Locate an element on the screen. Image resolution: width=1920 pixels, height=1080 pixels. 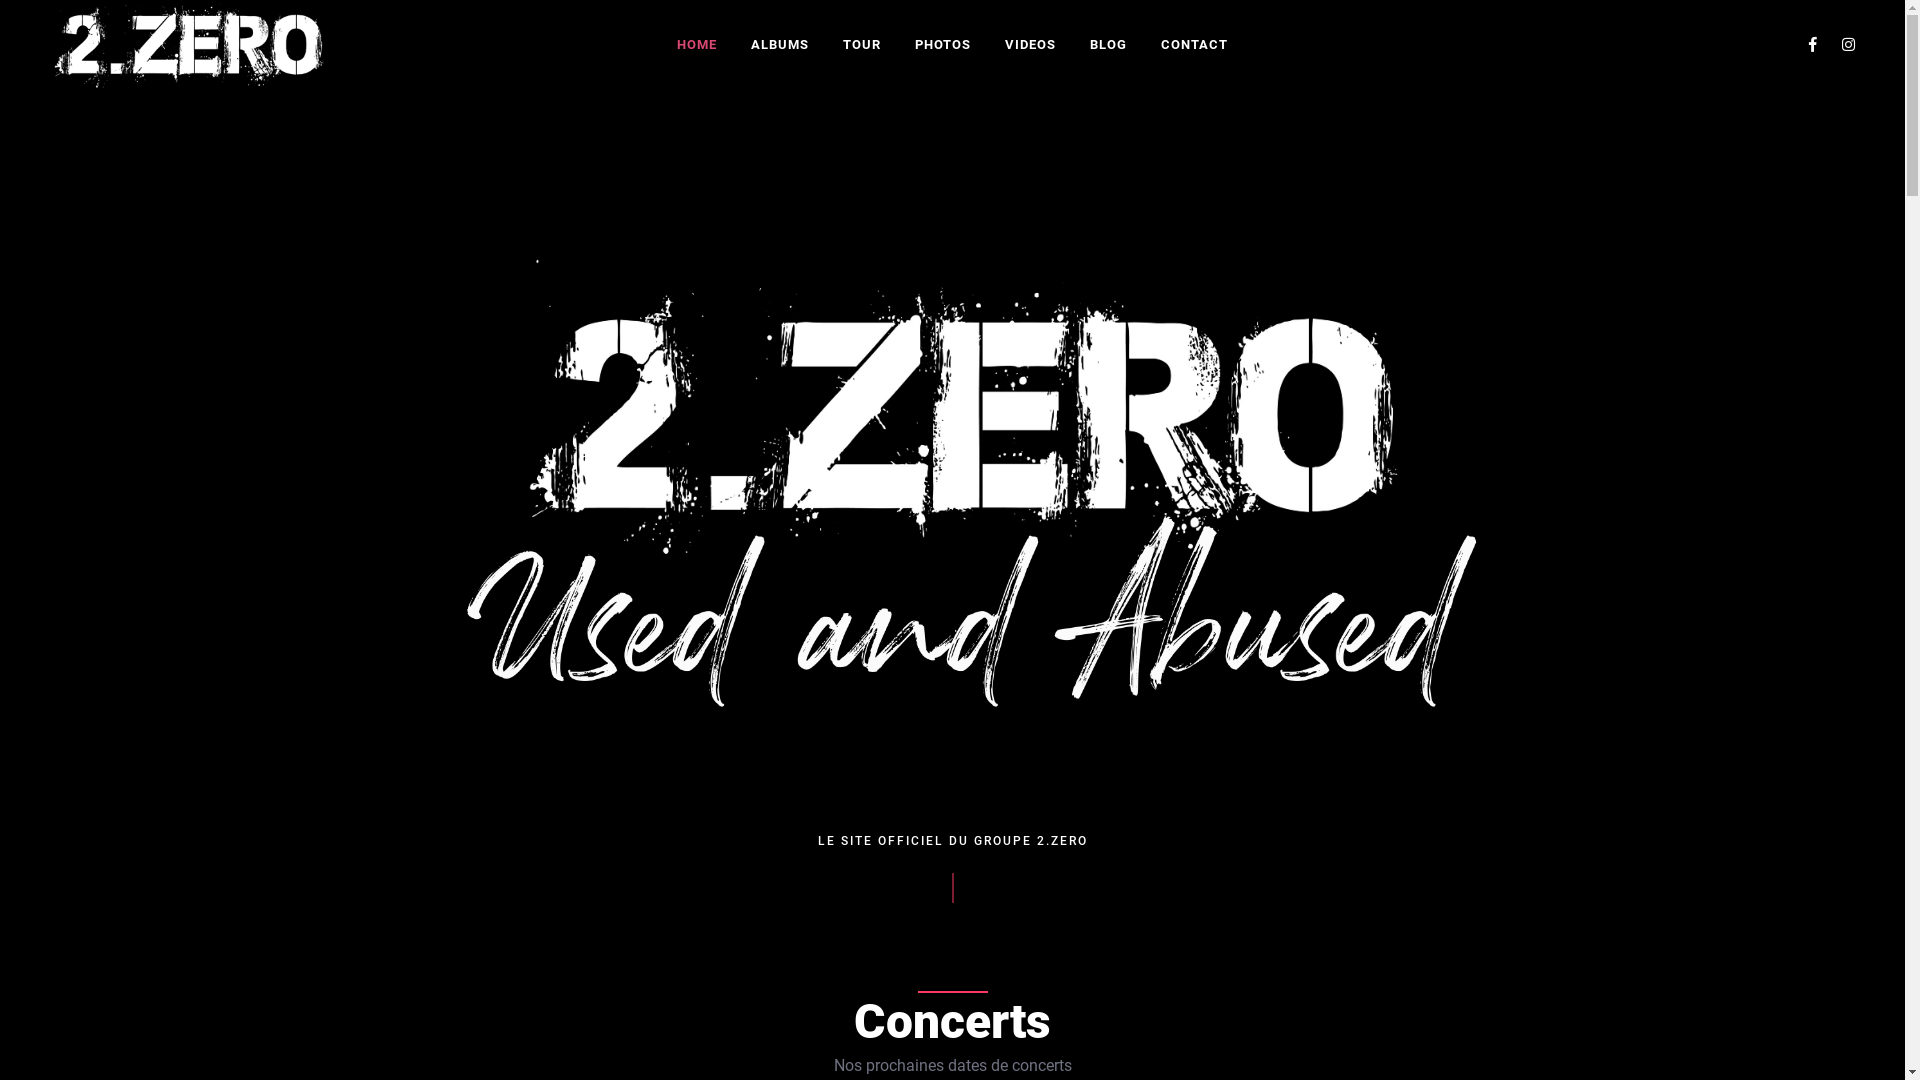
'PHOTOS' is located at coordinates (899, 44).